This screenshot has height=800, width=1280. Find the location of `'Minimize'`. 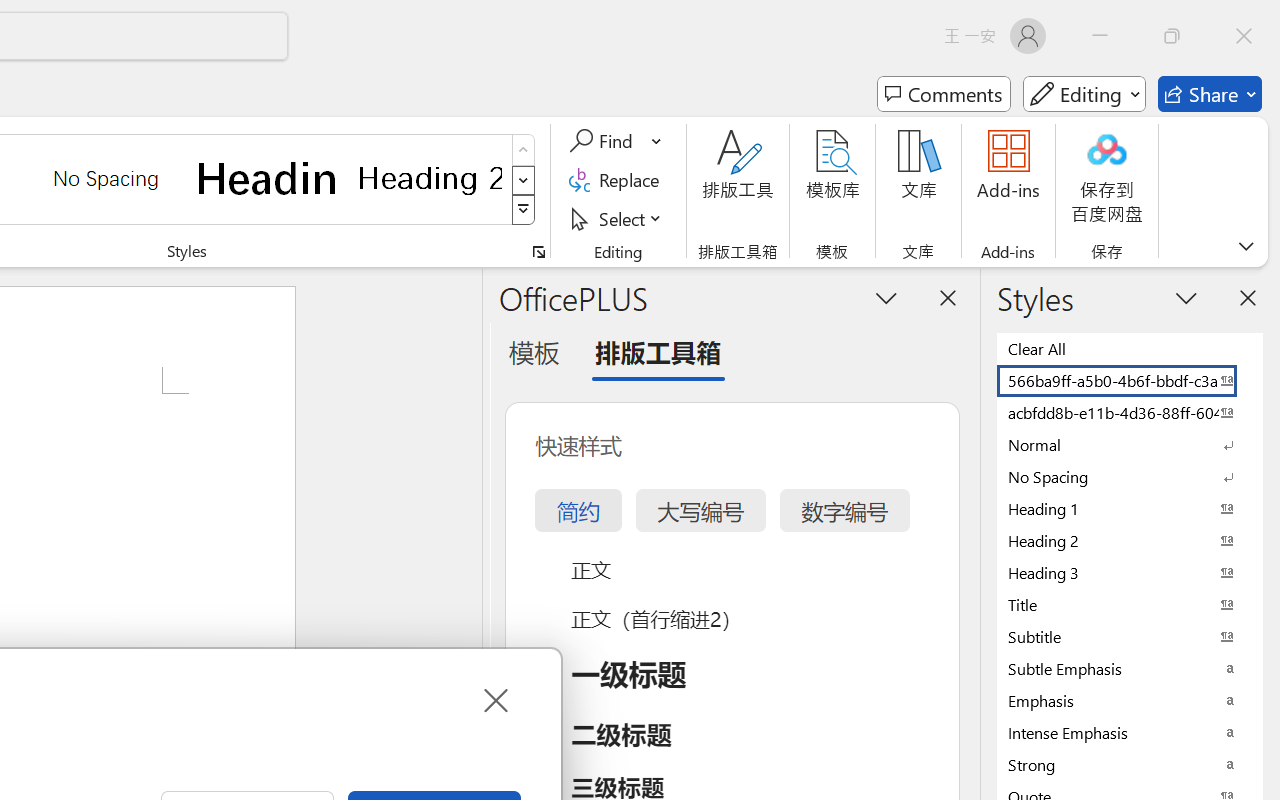

'Minimize' is located at coordinates (1099, 35).